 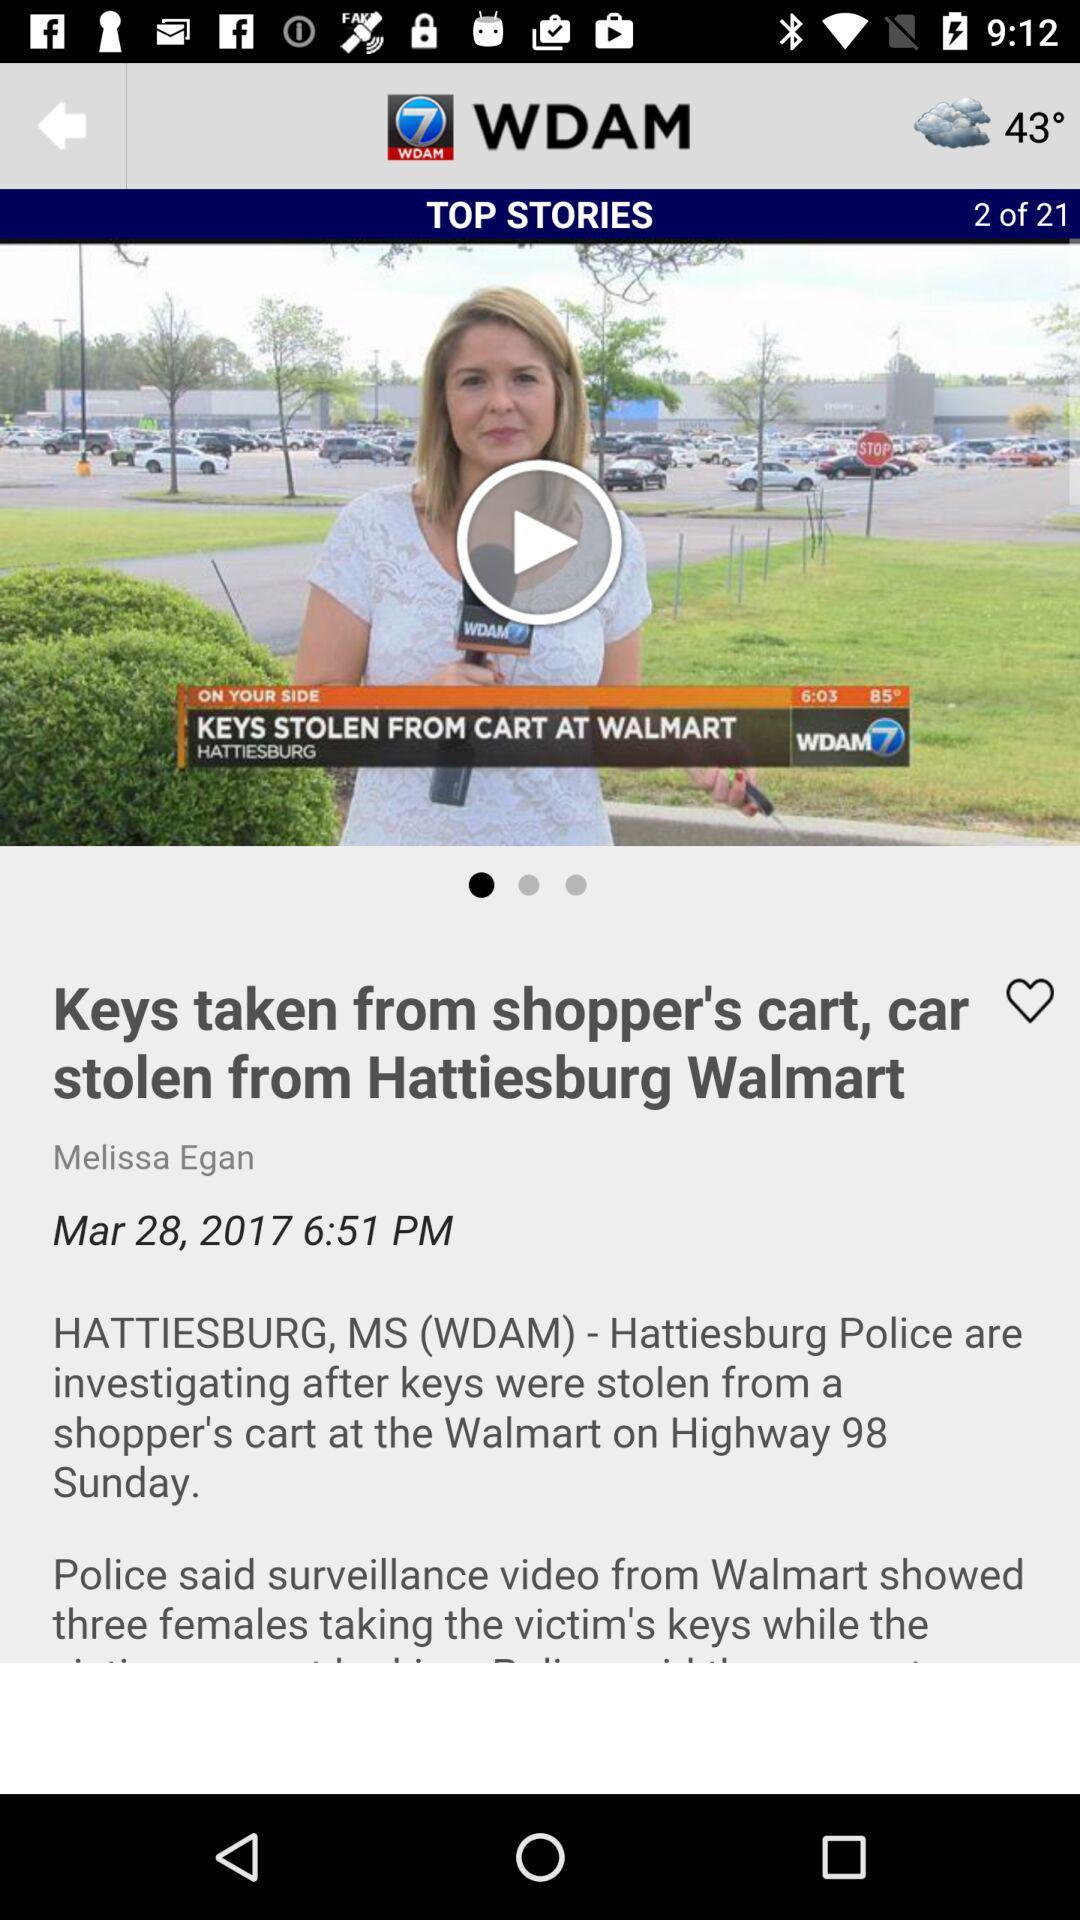 I want to click on go back, so click(x=61, y=124).